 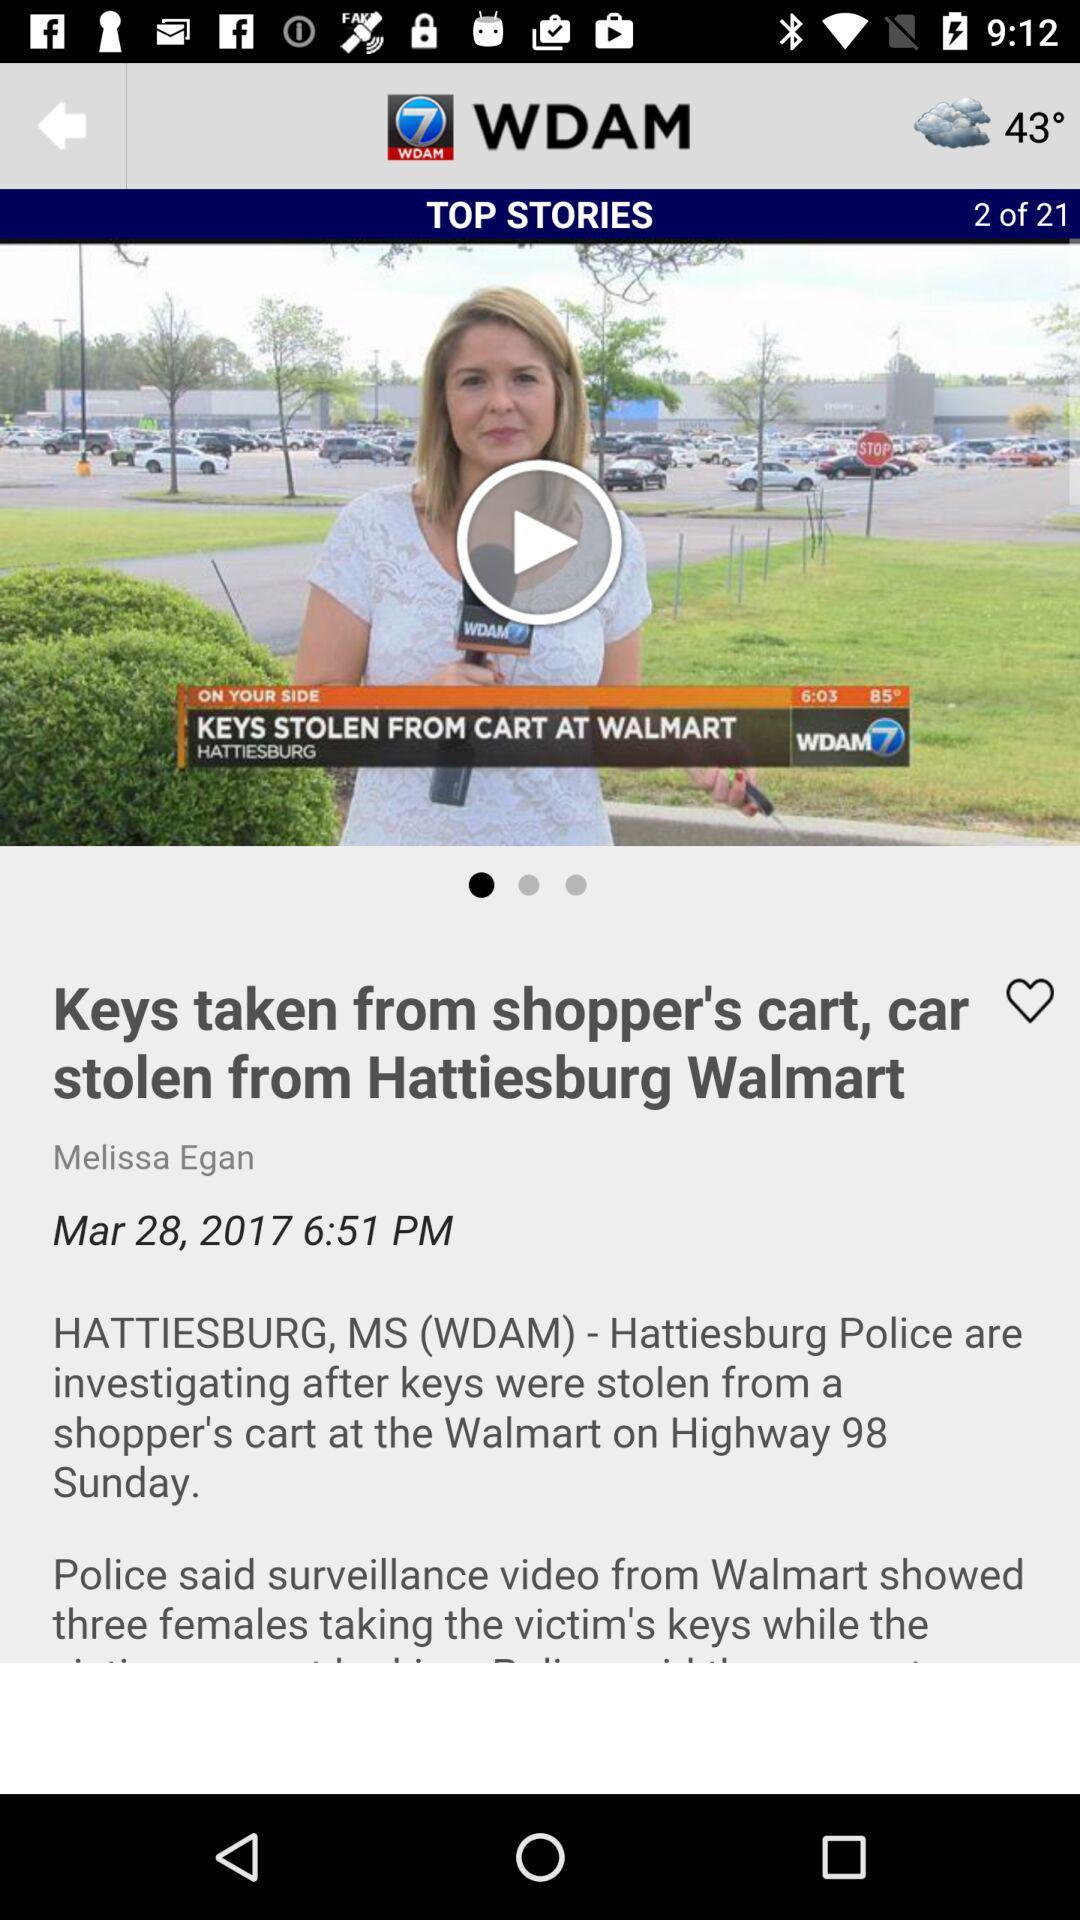 I want to click on go back, so click(x=61, y=124).